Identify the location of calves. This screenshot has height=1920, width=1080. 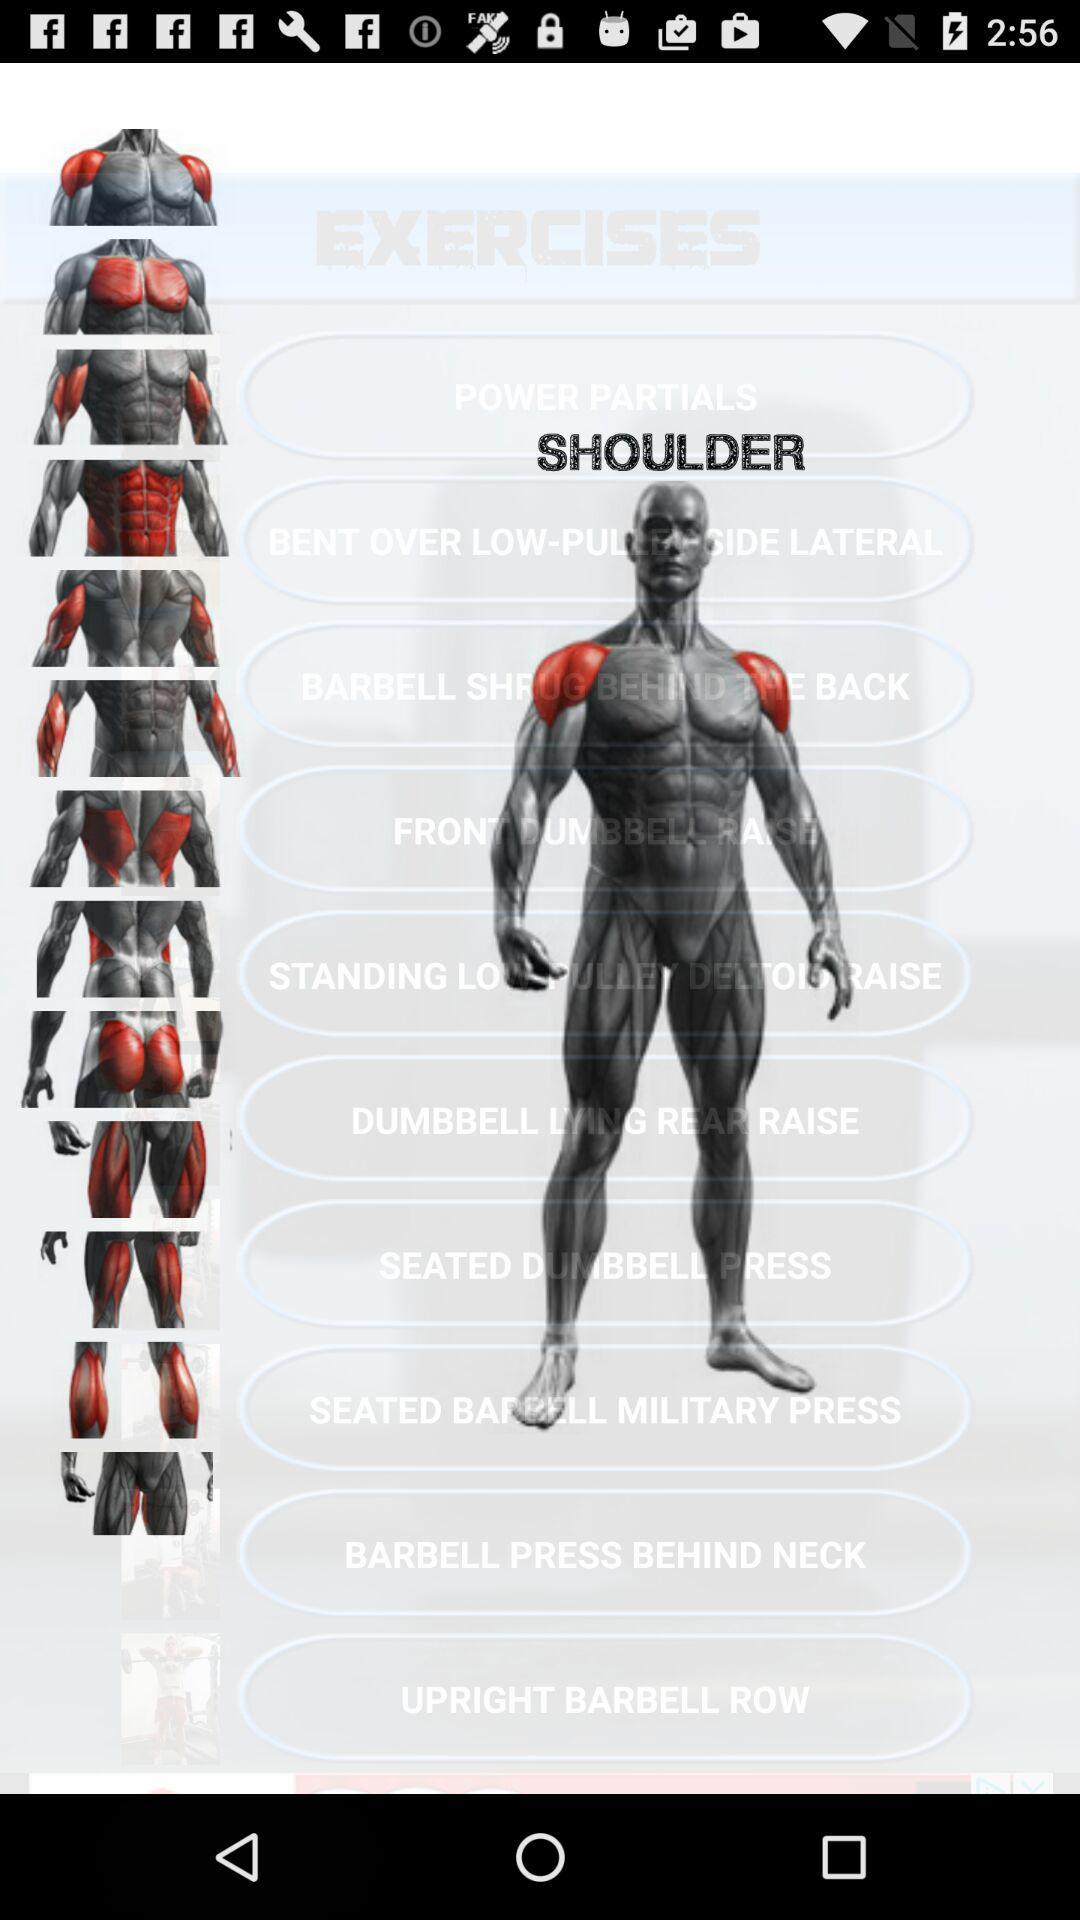
(131, 1382).